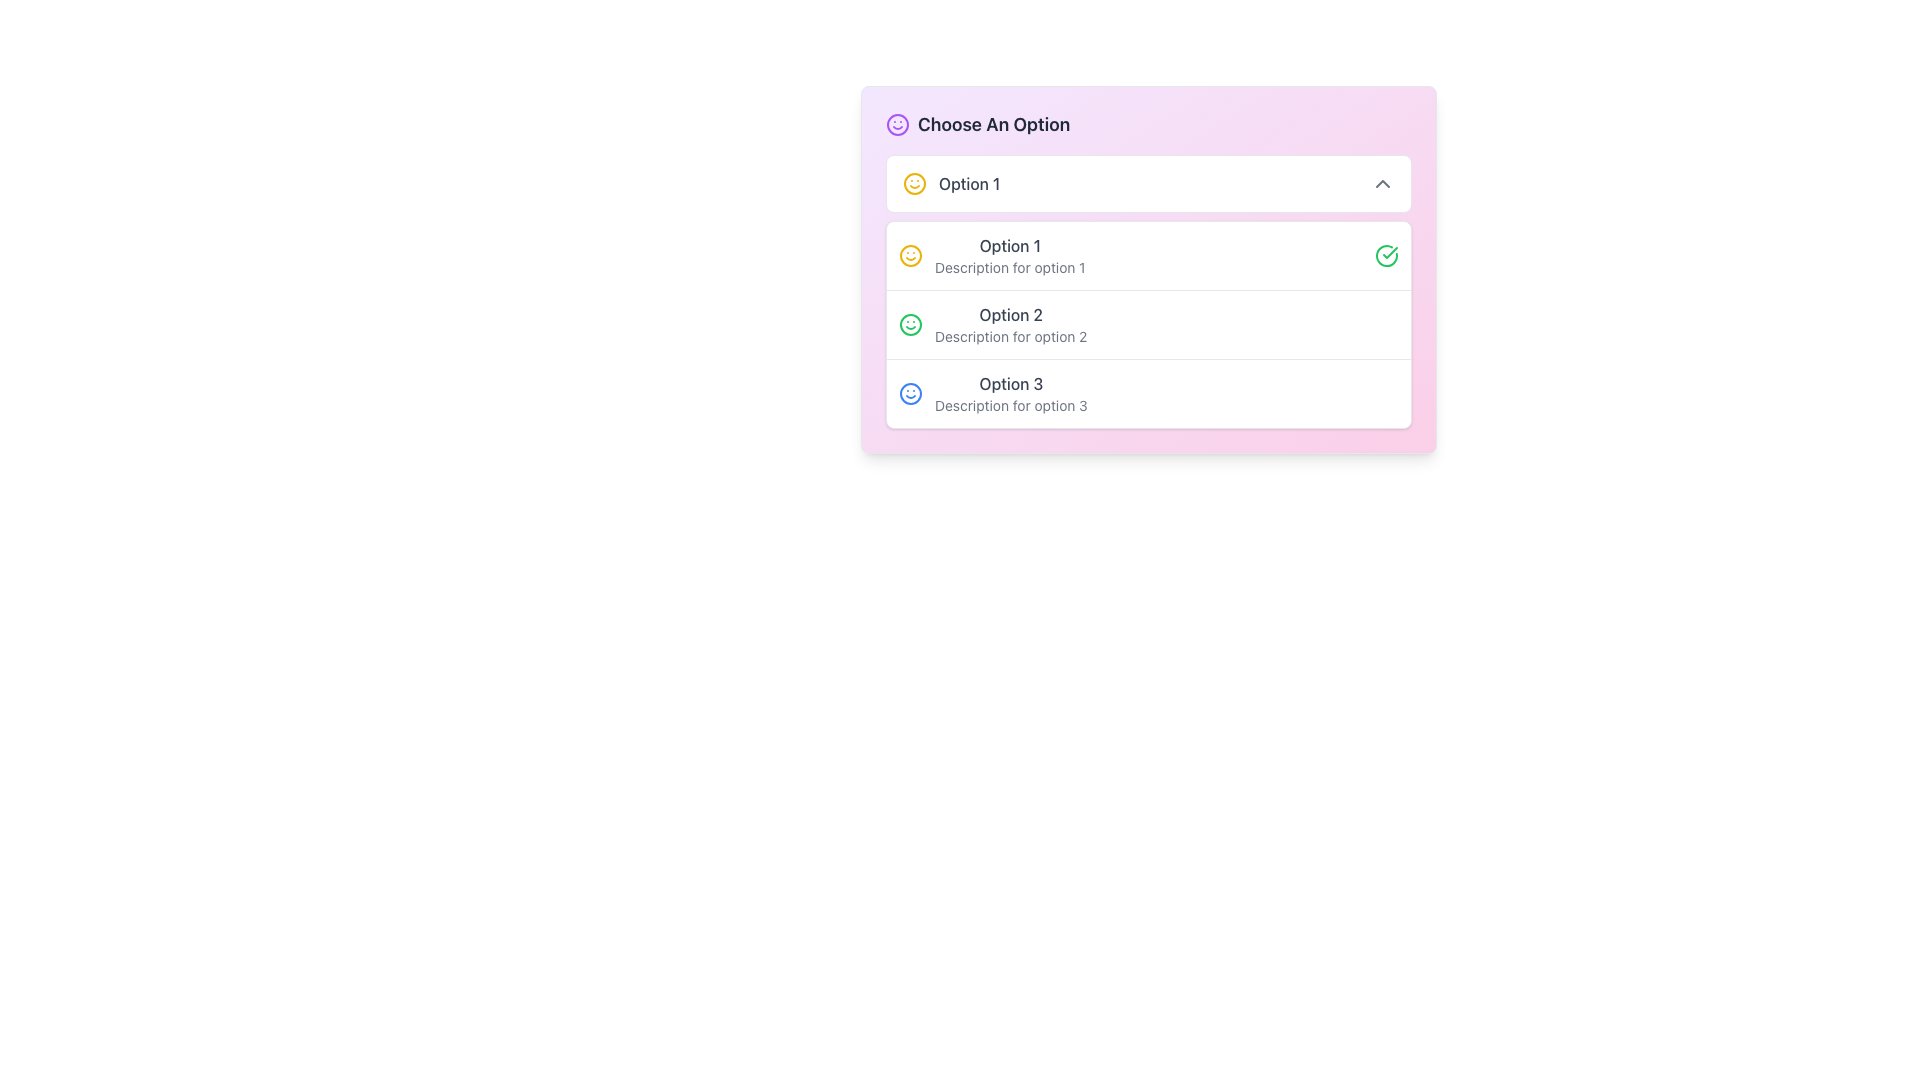  I want to click on the topmost selectable option labeled 'Option 1' which consists of a smiling face icon in yellow and the text in gray, so click(950, 184).